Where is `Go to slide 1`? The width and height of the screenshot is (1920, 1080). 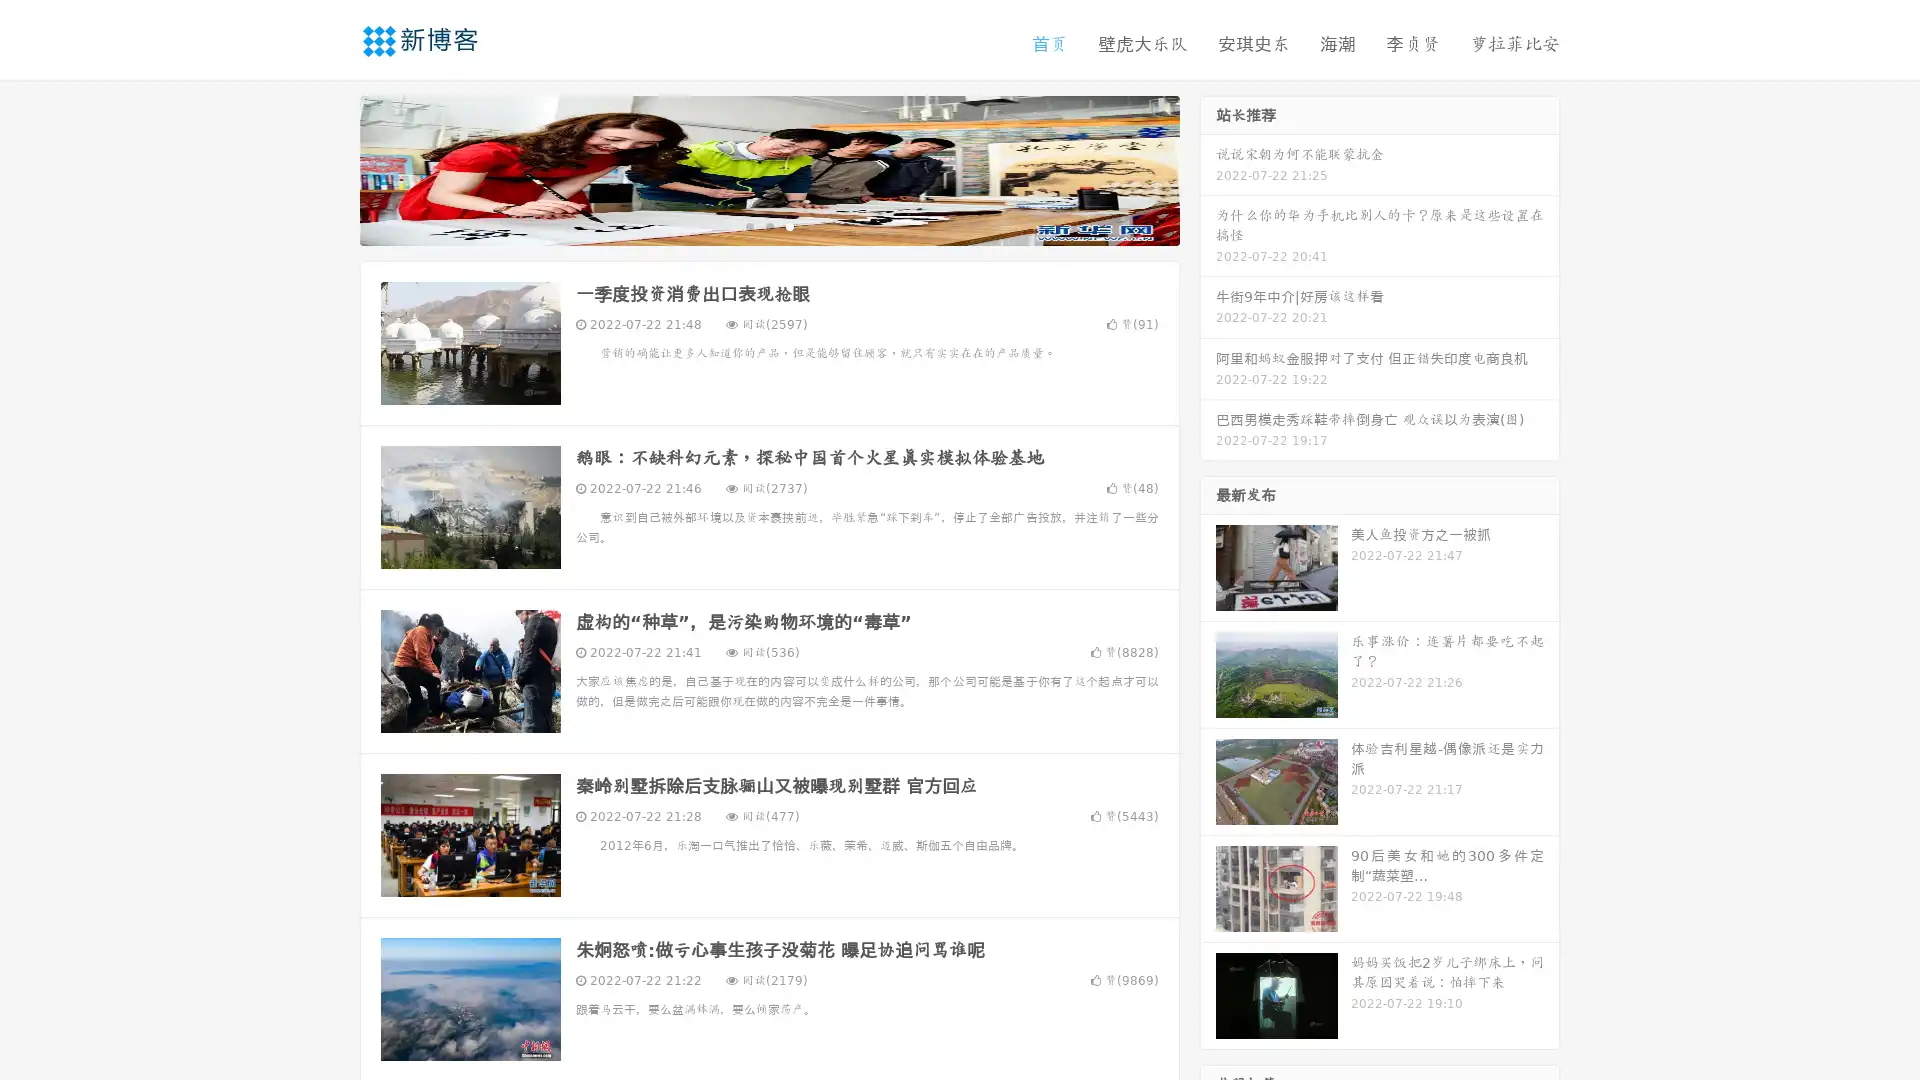 Go to slide 1 is located at coordinates (748, 225).